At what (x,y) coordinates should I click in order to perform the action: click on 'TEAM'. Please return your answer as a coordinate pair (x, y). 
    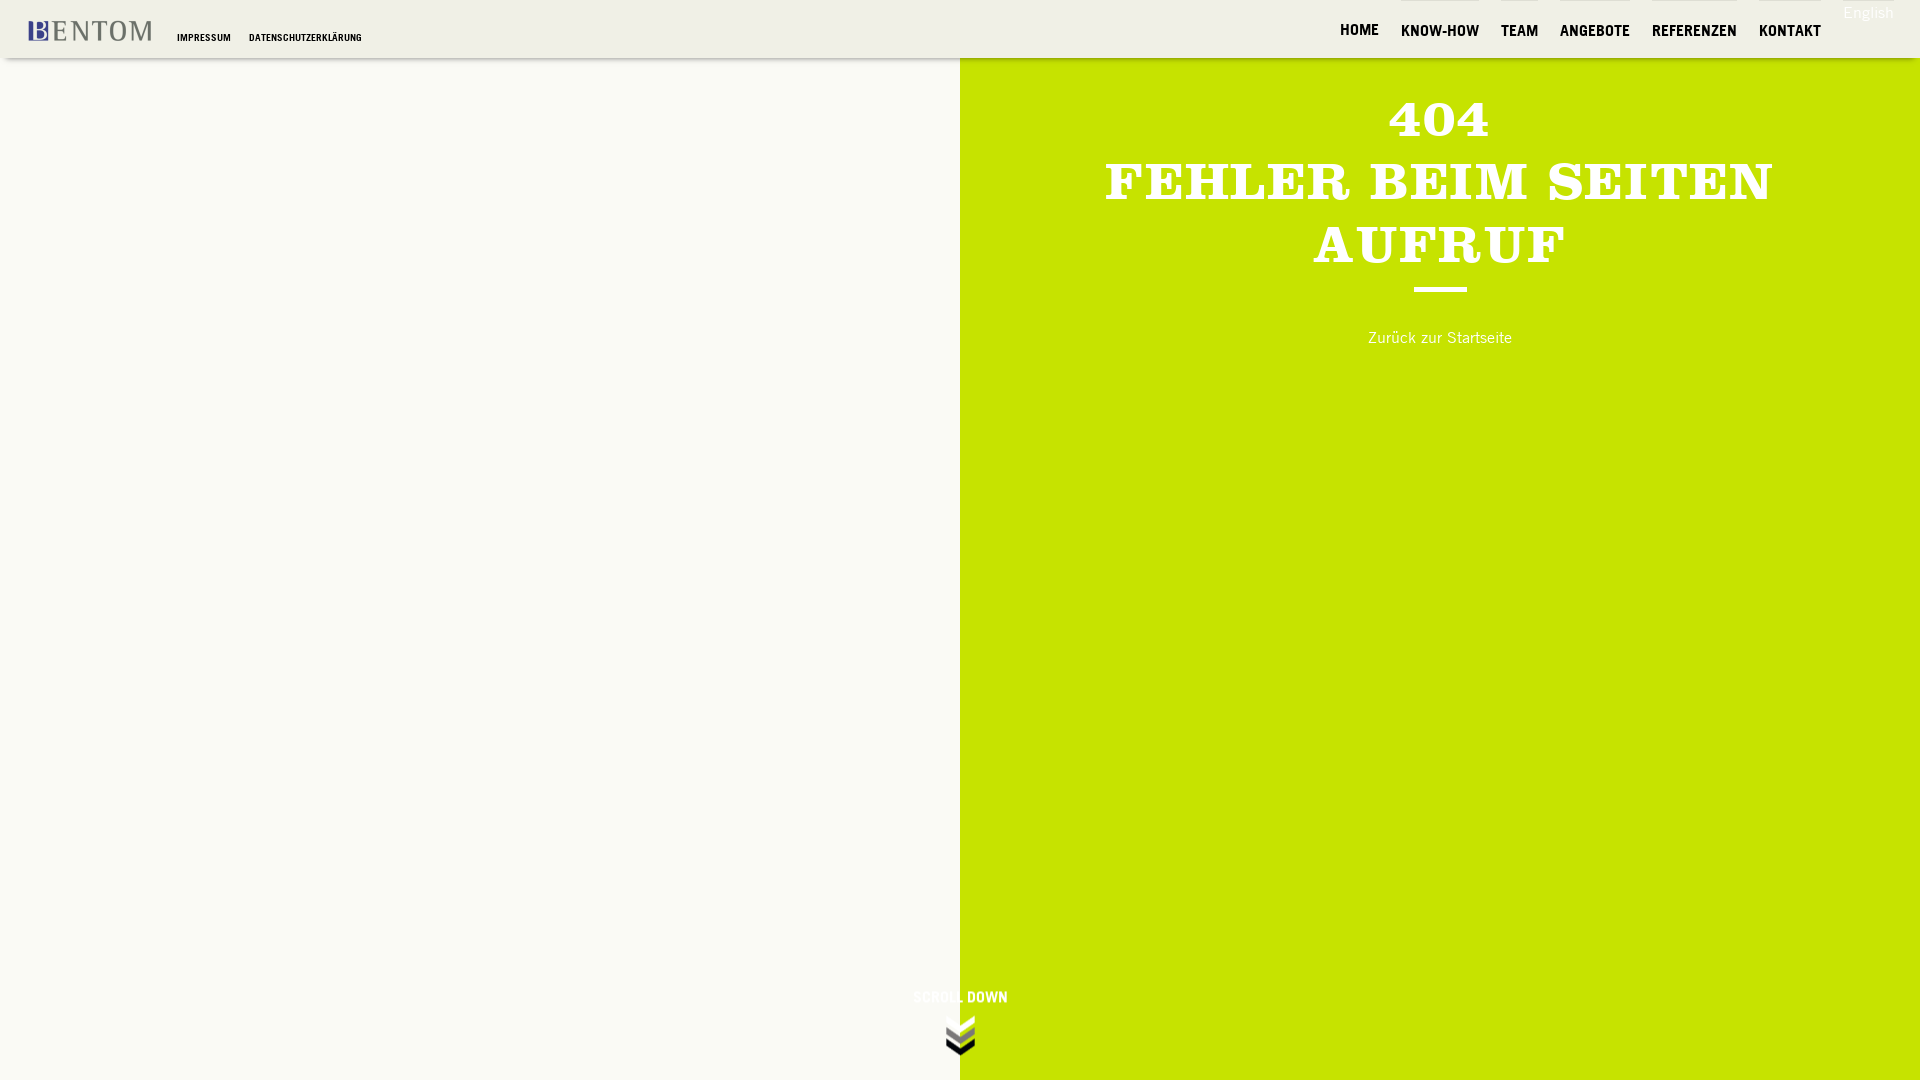
    Looking at the image, I should click on (1519, 30).